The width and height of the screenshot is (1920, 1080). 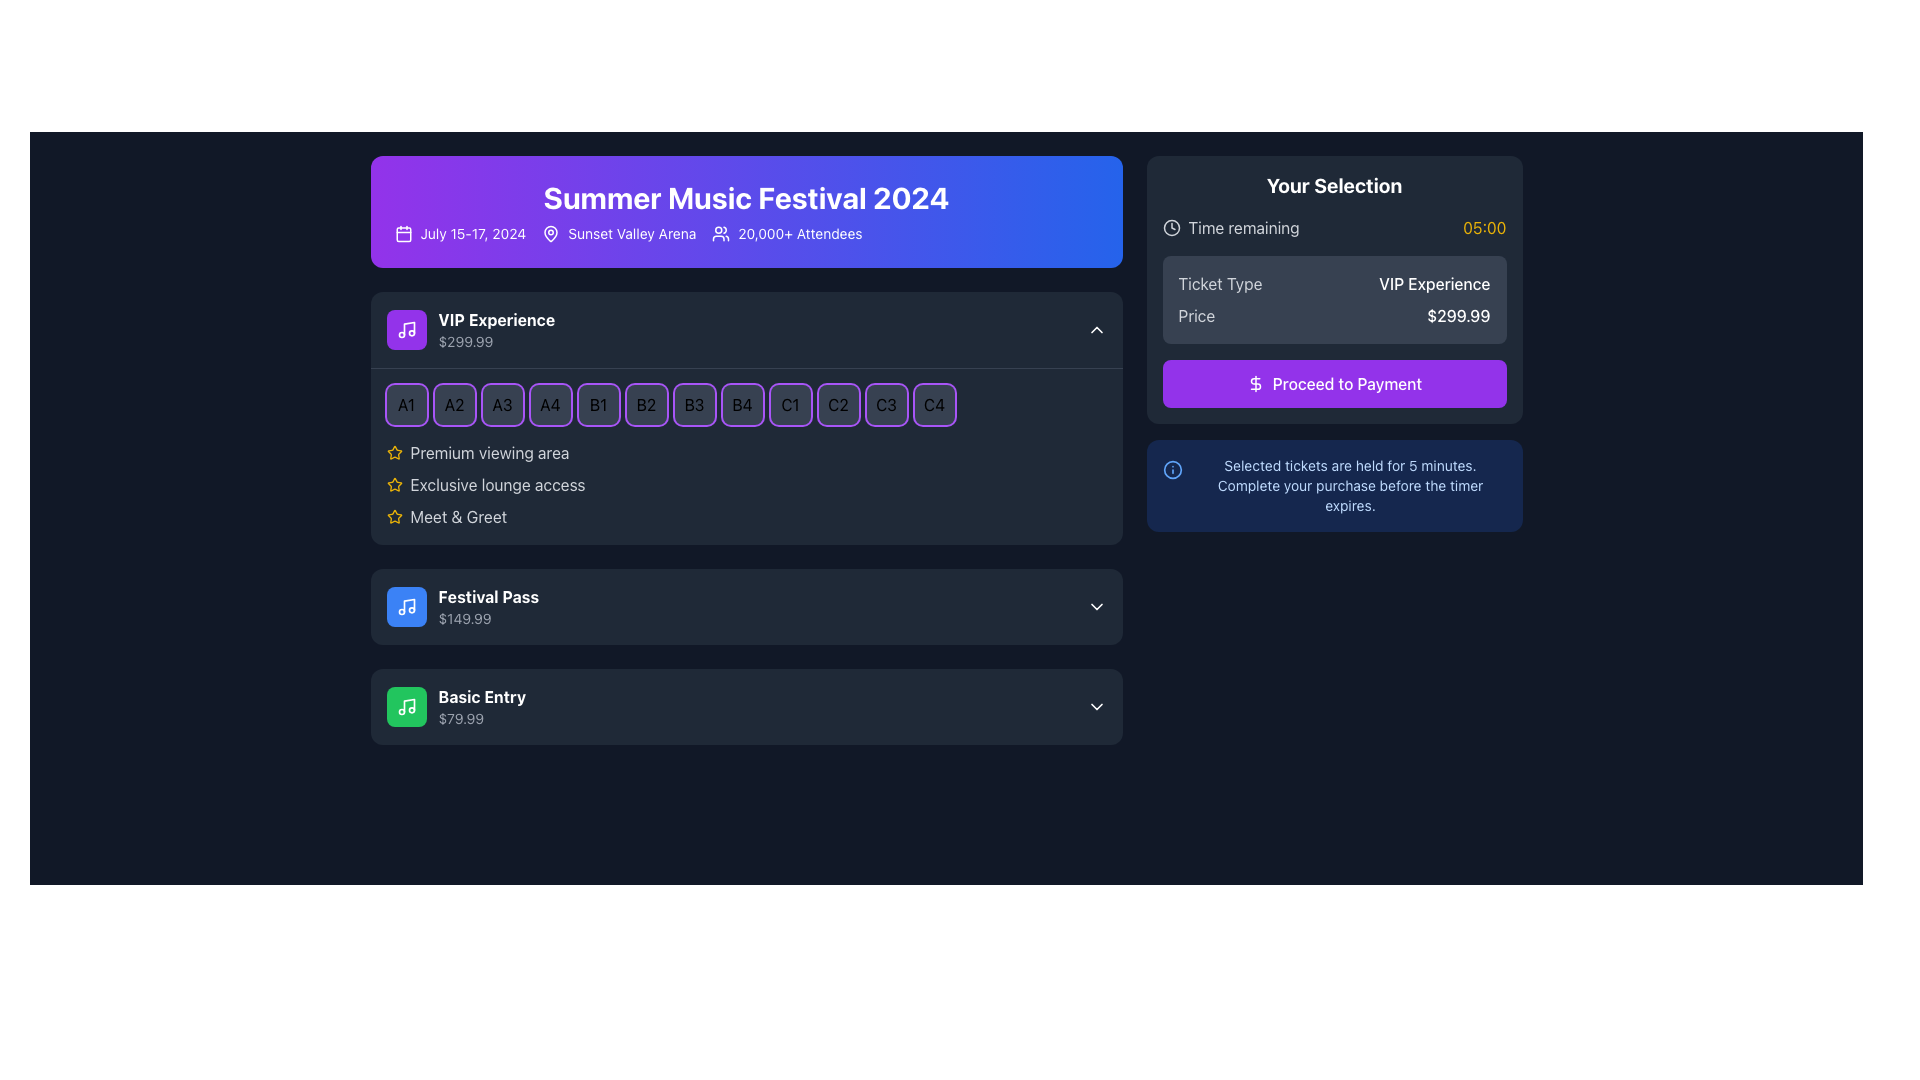 What do you see at coordinates (885, 405) in the screenshot?
I see `the dark gray button labeled 'C3' with a purple glow in the 'VIP Experience' section` at bounding box center [885, 405].